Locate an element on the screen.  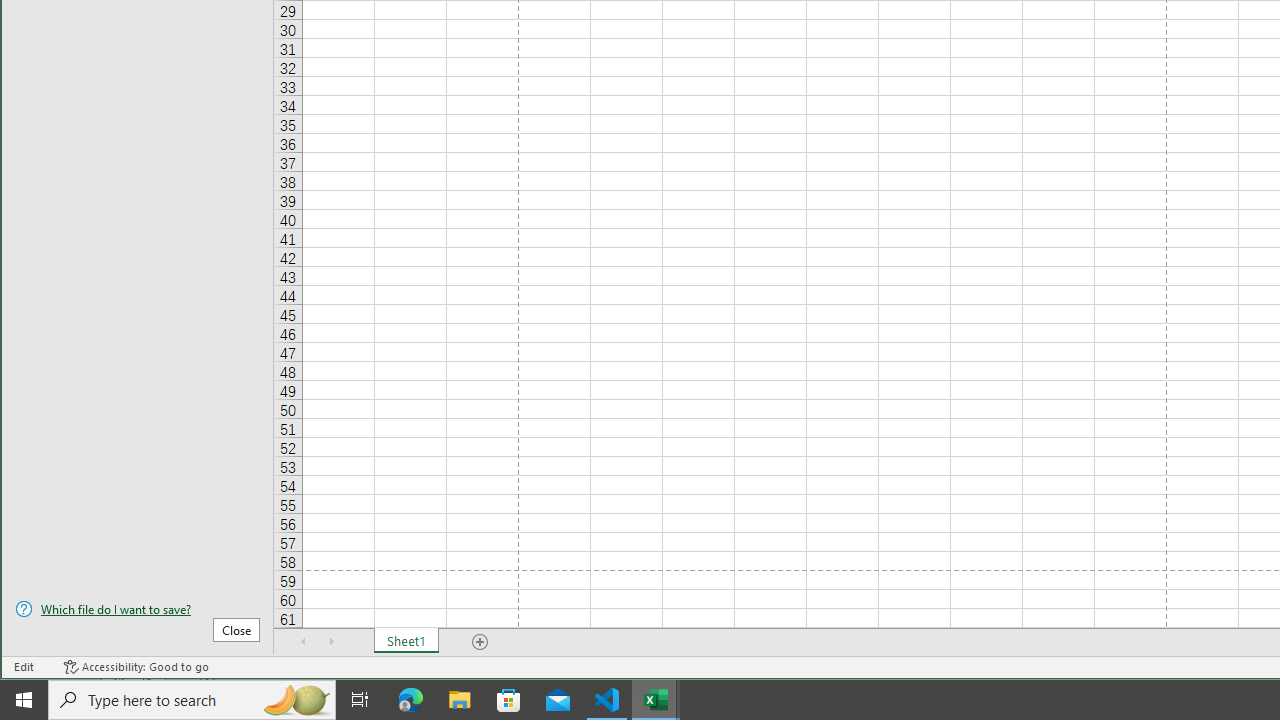
'Microsoft Store' is located at coordinates (509, 698).